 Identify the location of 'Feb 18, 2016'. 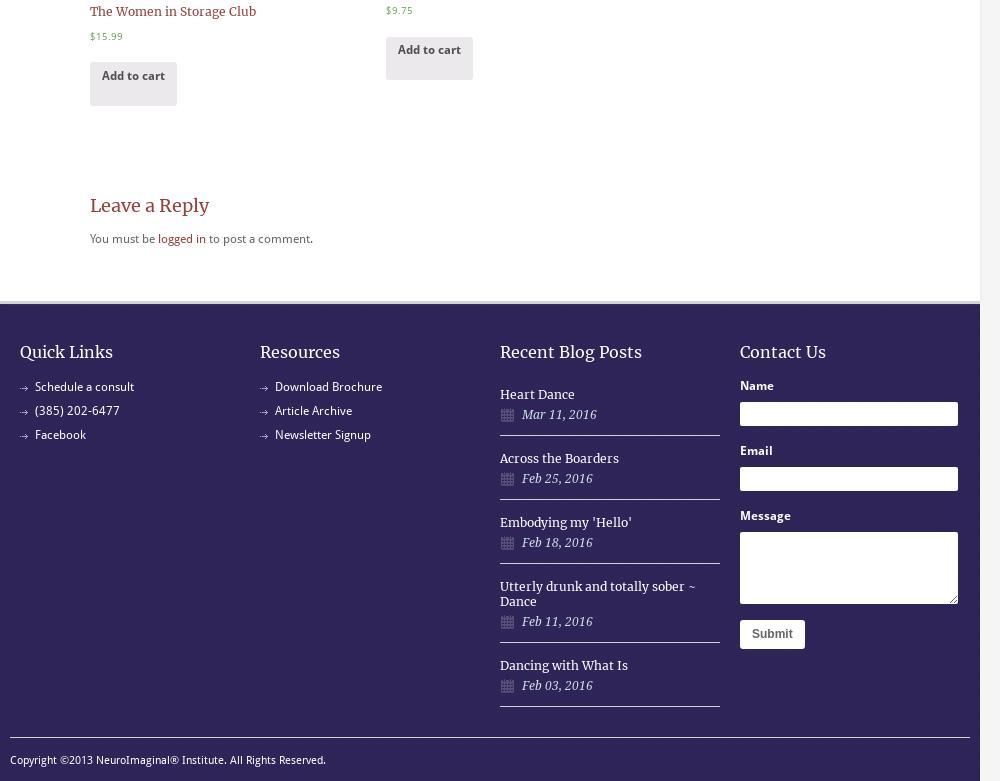
(522, 542).